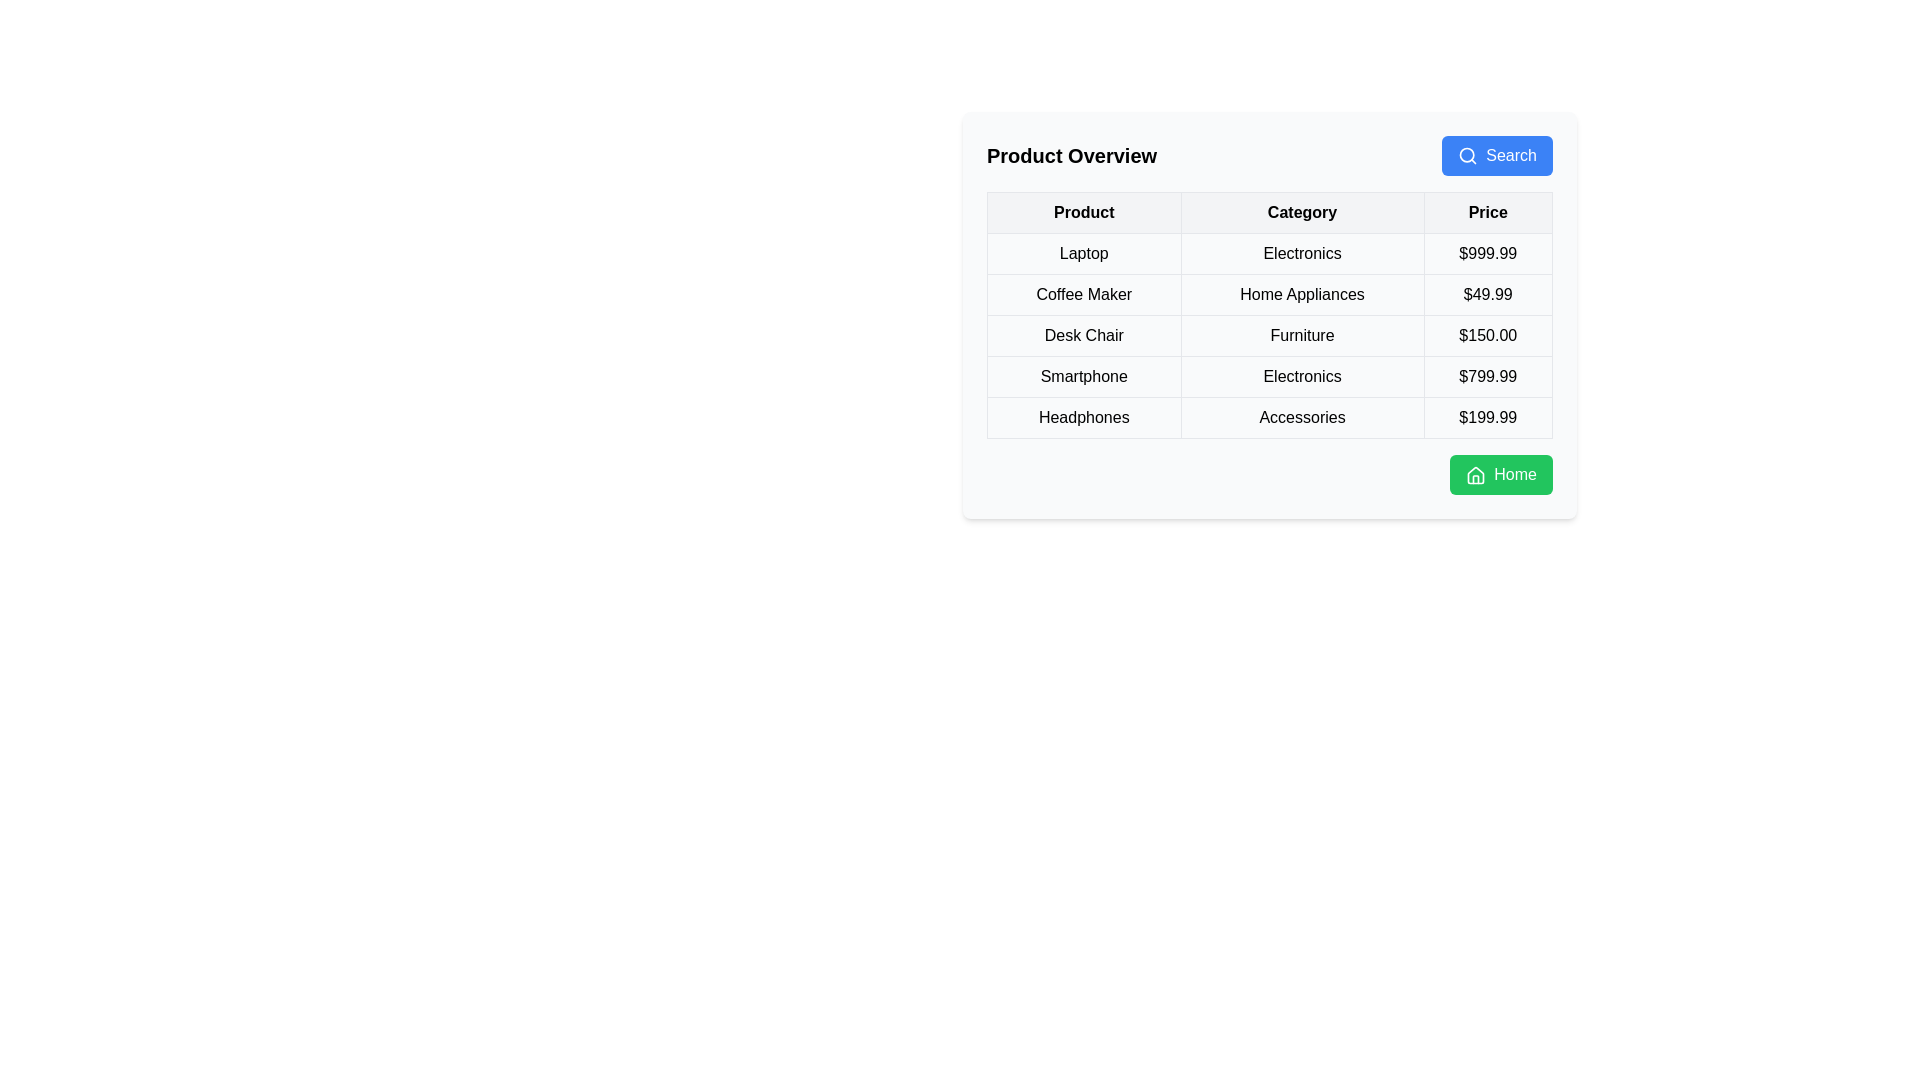 The width and height of the screenshot is (1920, 1080). Describe the element at coordinates (1488, 212) in the screenshot. I see `the 'Price' header cell, which is the third header in a row of three headers in a table, indicating the column for product prices` at that location.